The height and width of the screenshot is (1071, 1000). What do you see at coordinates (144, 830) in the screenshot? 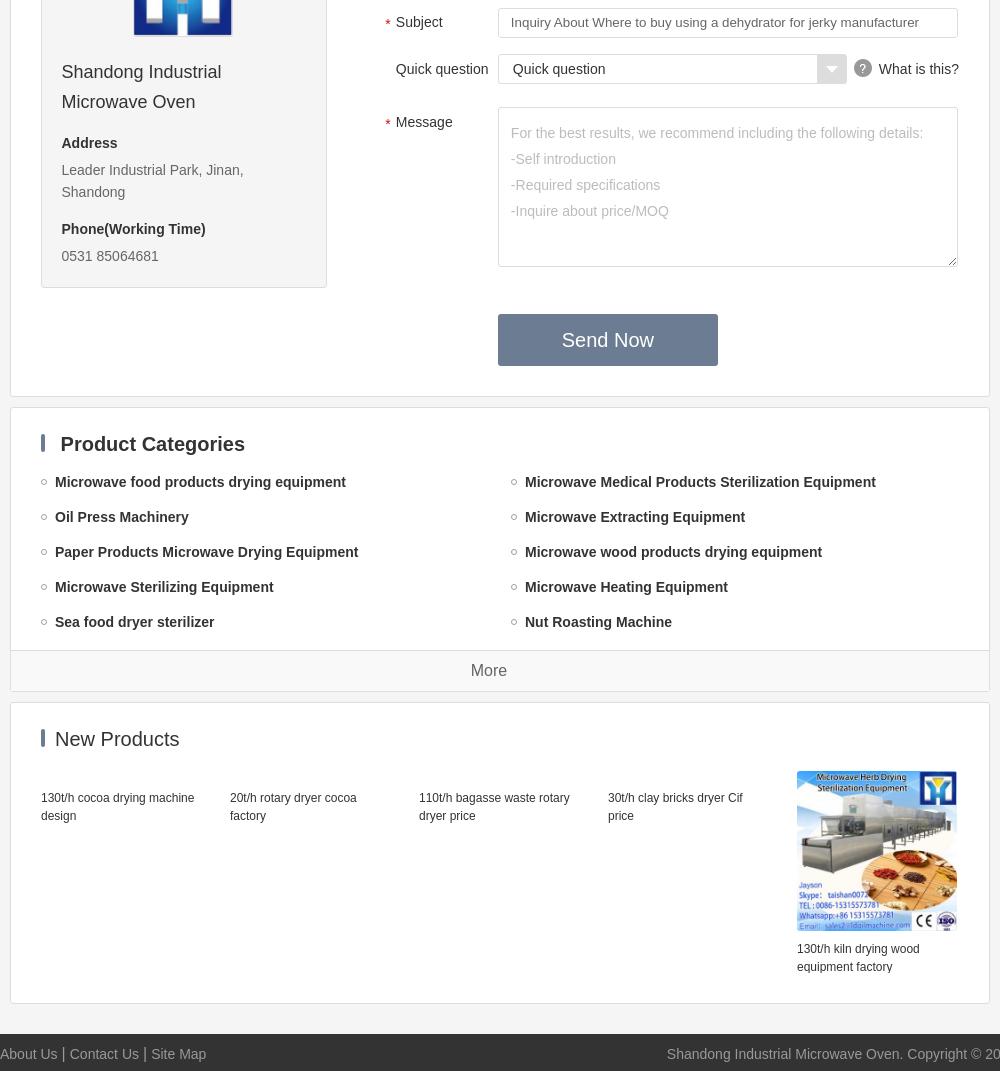
I see `'Microwave drying machine'` at bounding box center [144, 830].